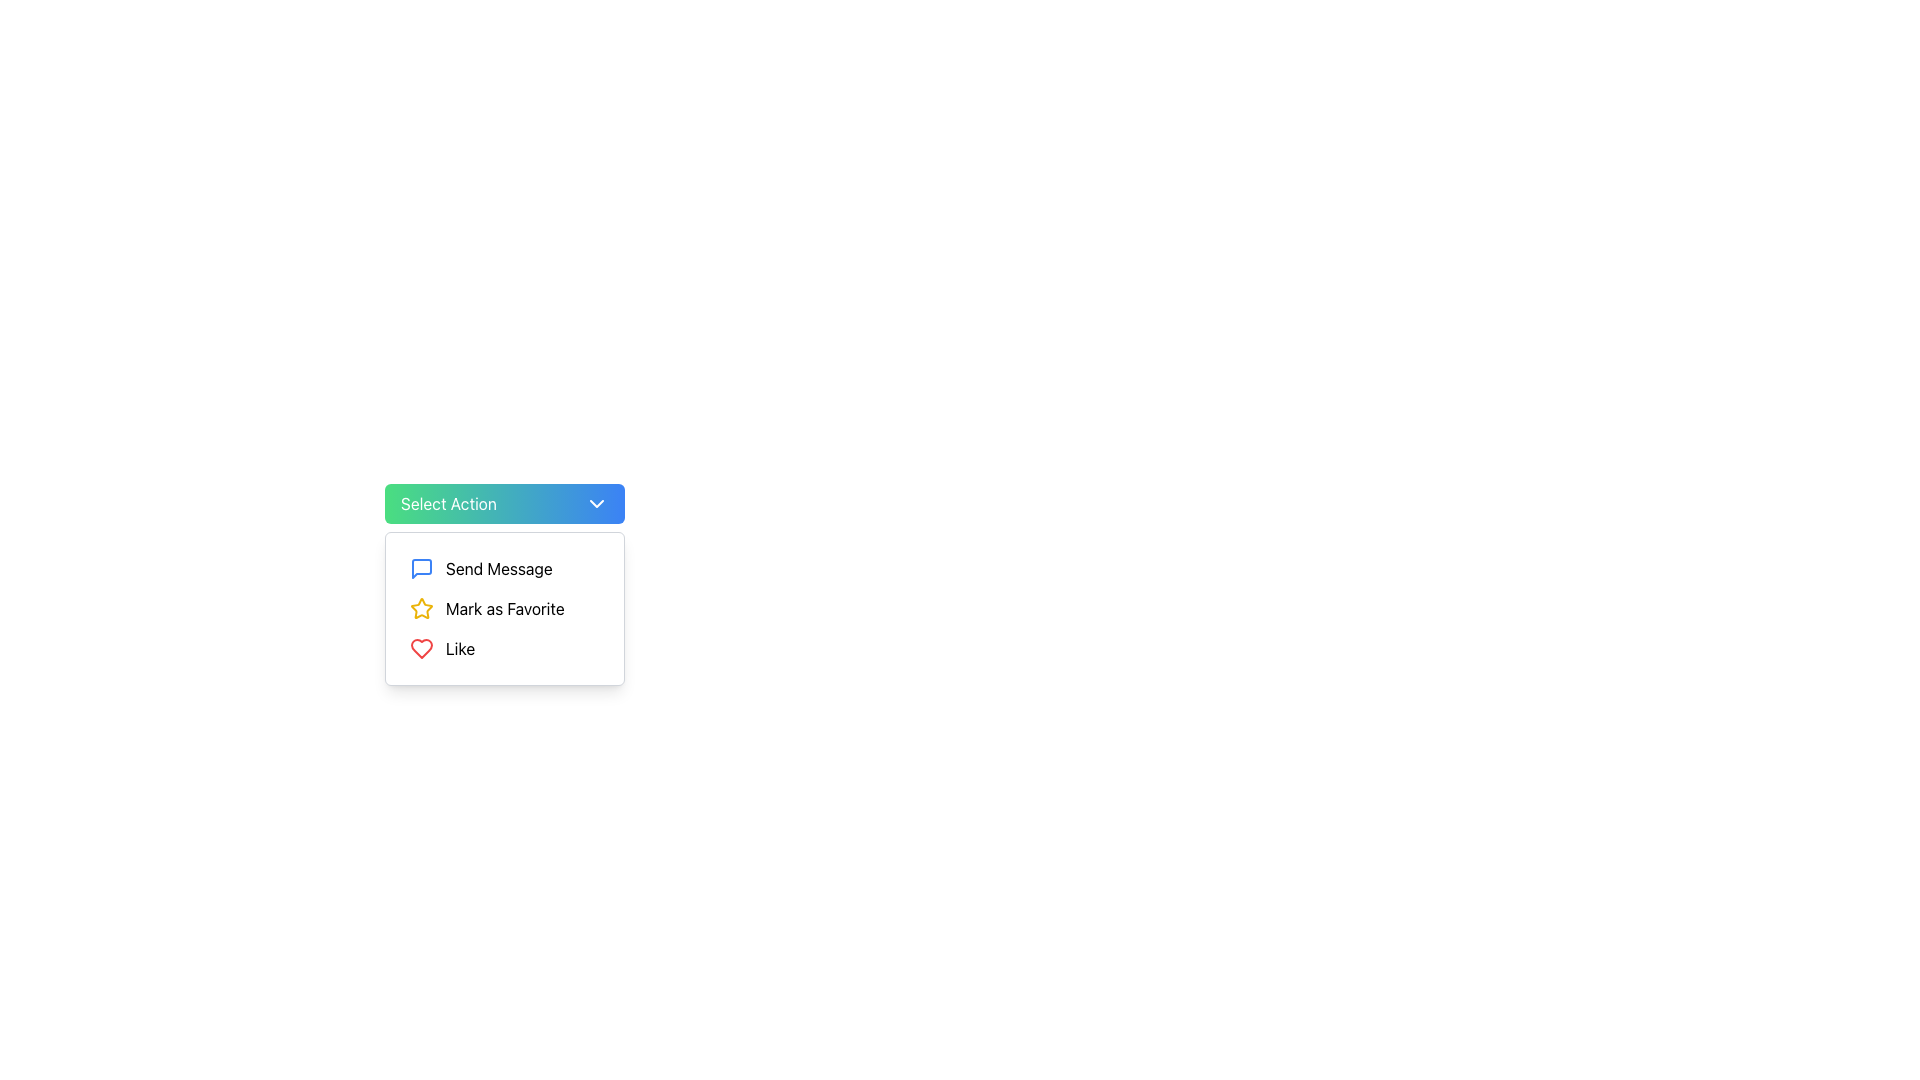 This screenshot has width=1920, height=1080. What do you see at coordinates (459, 648) in the screenshot?
I see `the 'Like' label at the bottom of the menu list that indicates the purpose of the associated action` at bounding box center [459, 648].